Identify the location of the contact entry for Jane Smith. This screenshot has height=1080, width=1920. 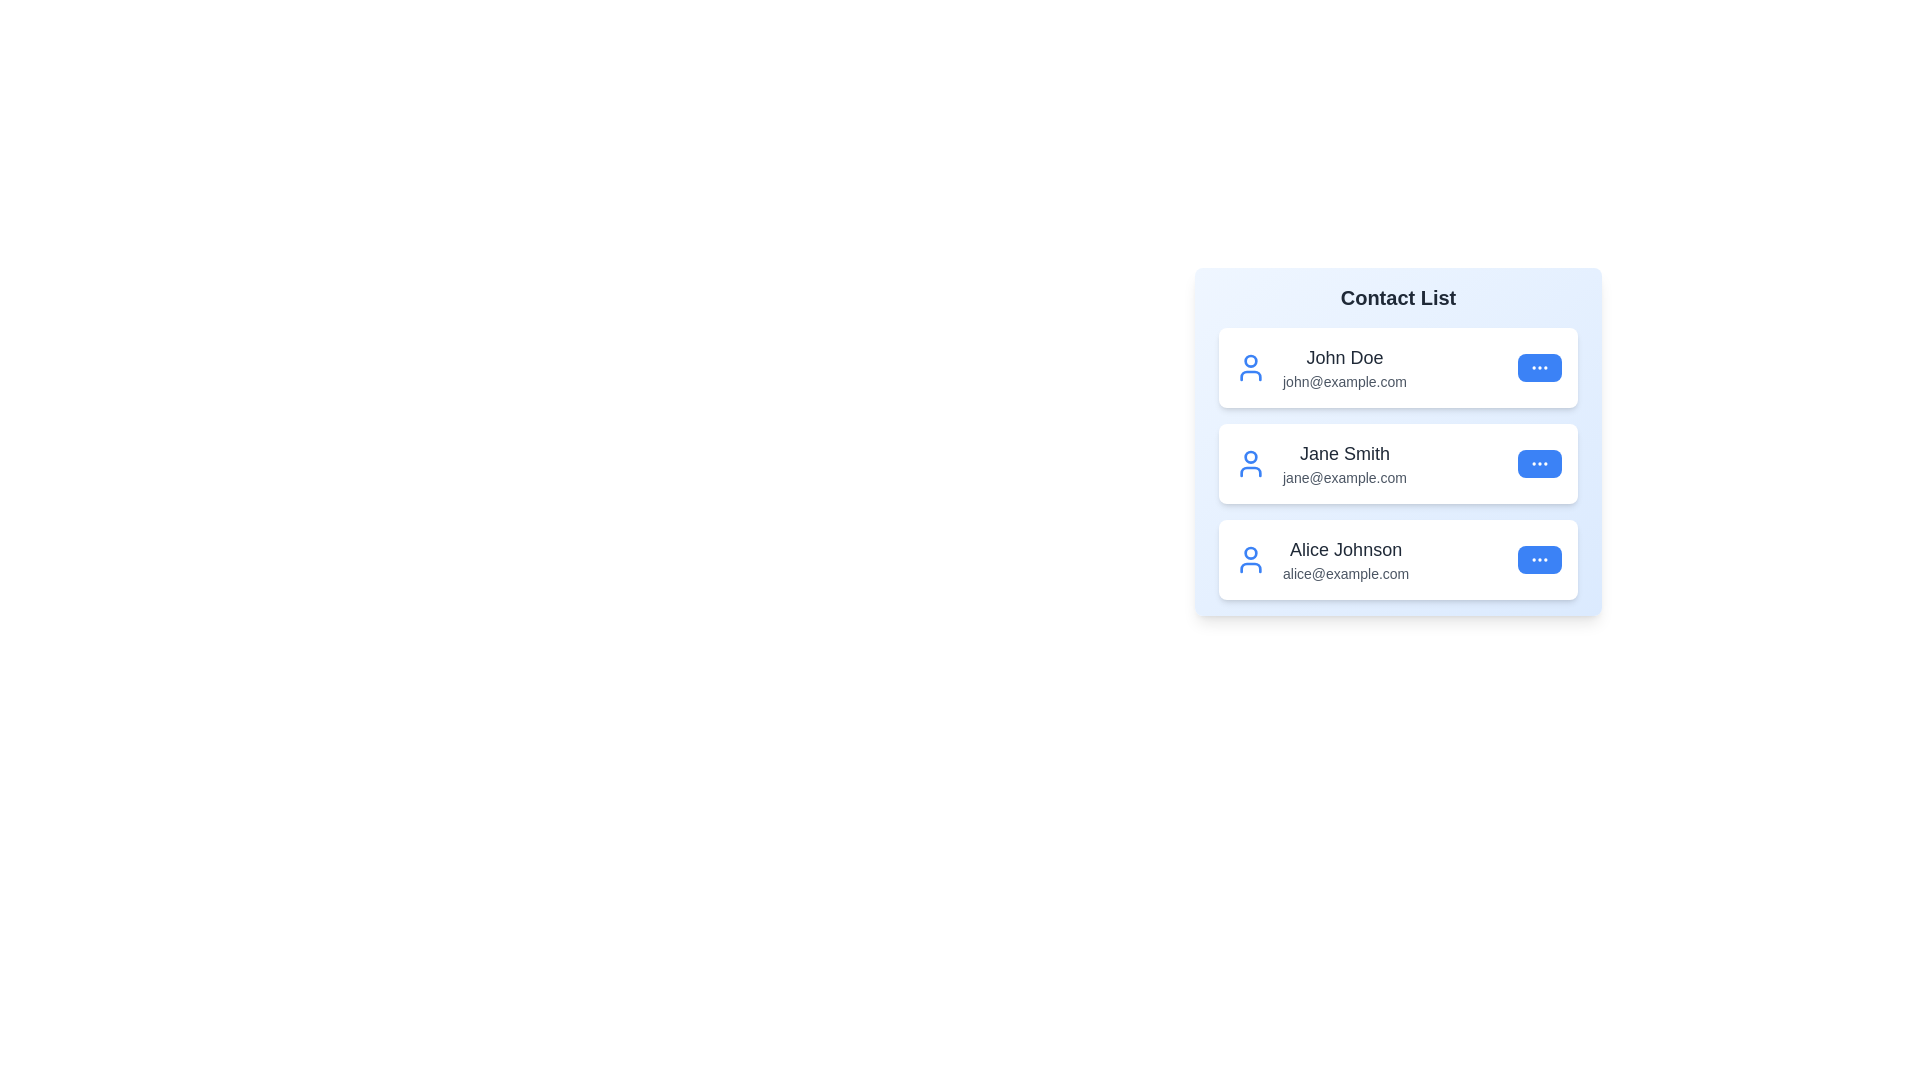
(1397, 463).